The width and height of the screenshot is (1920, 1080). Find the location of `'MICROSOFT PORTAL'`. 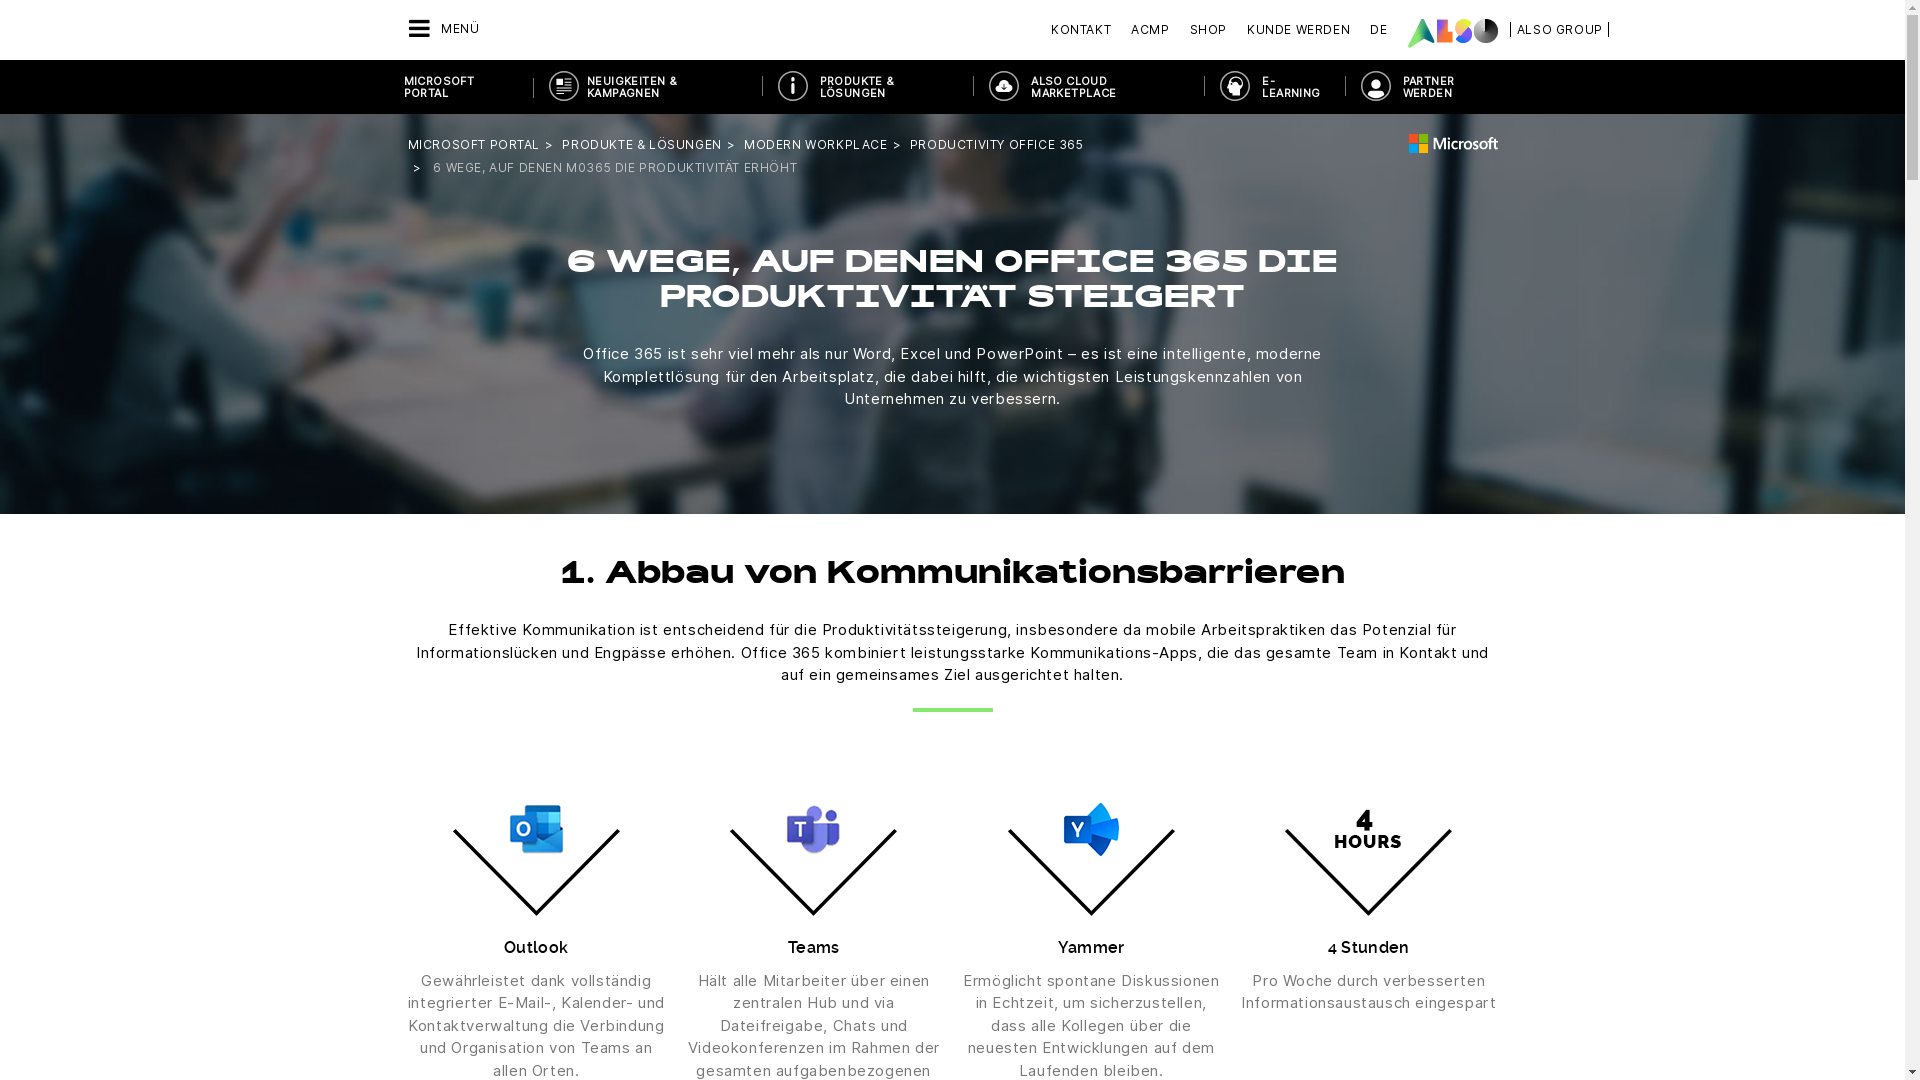

'MICROSOFT PORTAL' is located at coordinates (407, 143).